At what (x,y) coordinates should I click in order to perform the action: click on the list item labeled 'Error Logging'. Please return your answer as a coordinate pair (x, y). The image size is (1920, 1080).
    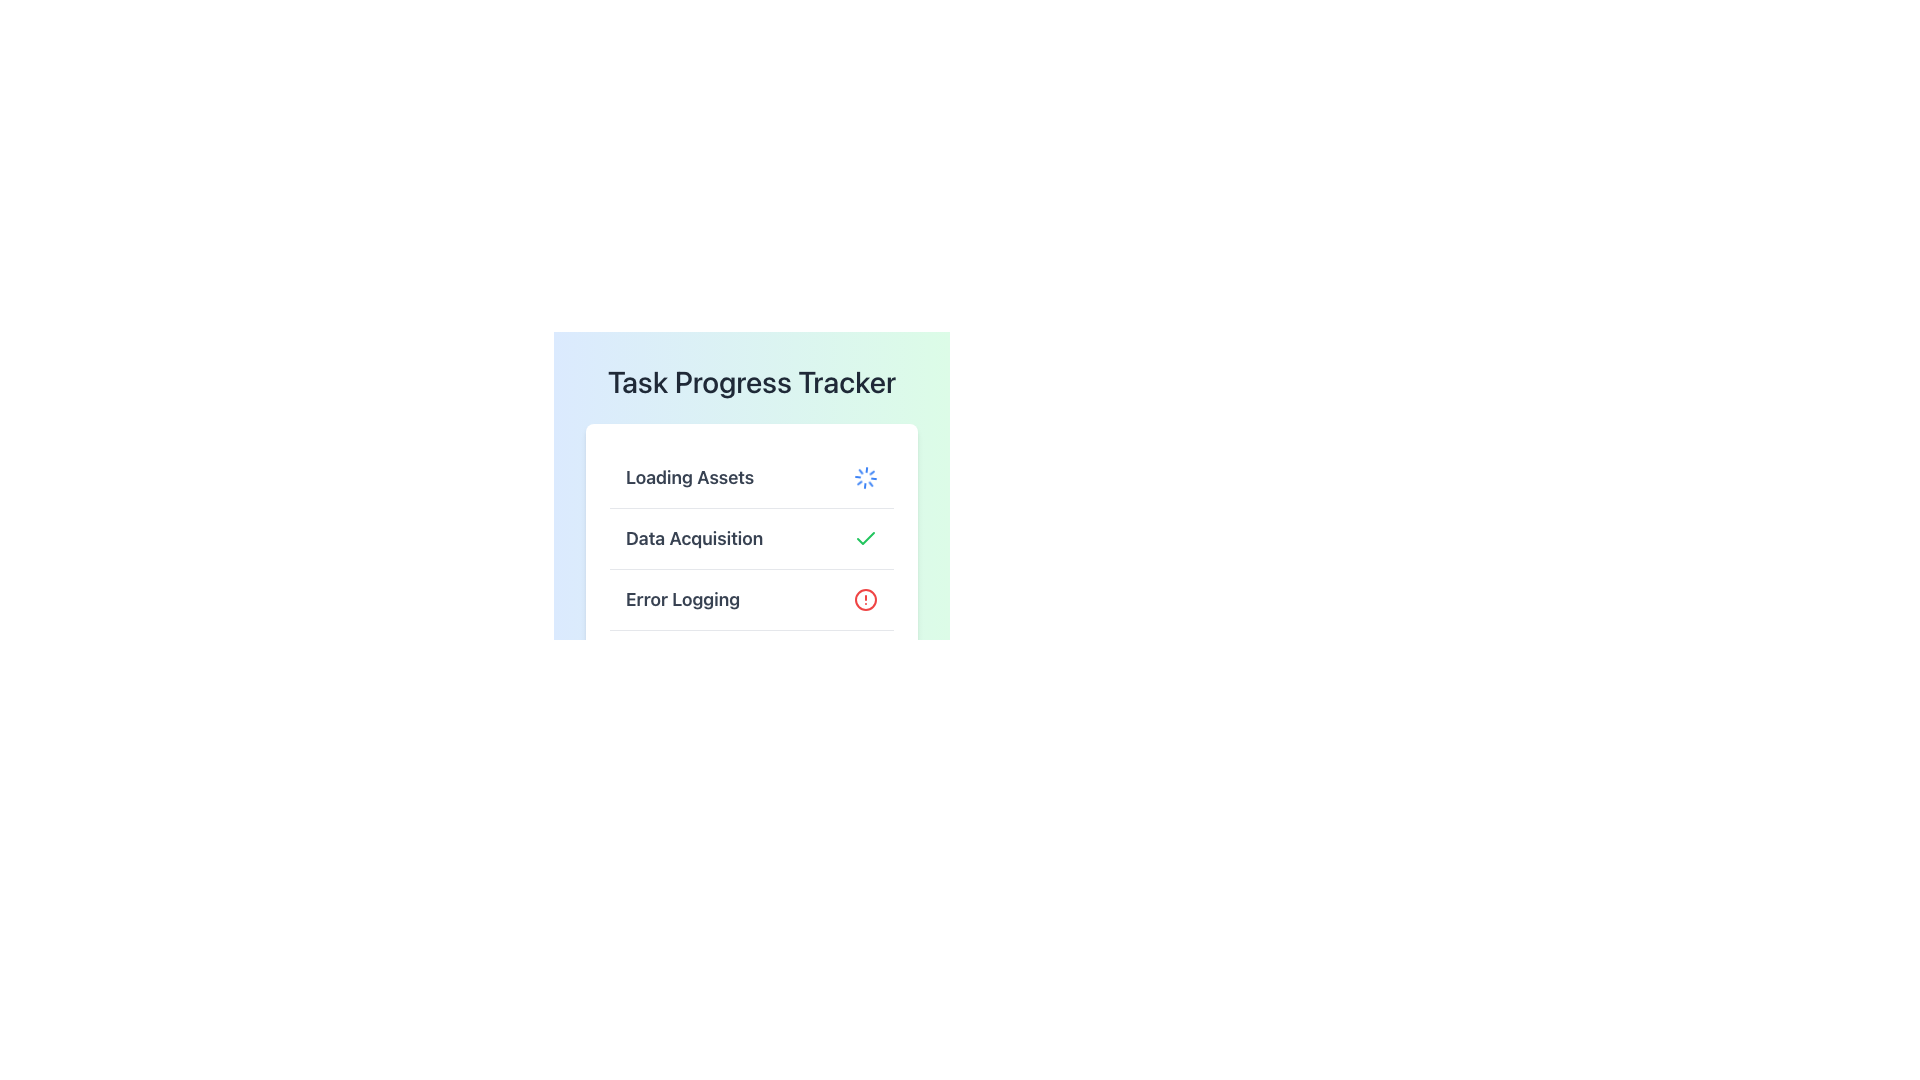
    Looking at the image, I should click on (751, 599).